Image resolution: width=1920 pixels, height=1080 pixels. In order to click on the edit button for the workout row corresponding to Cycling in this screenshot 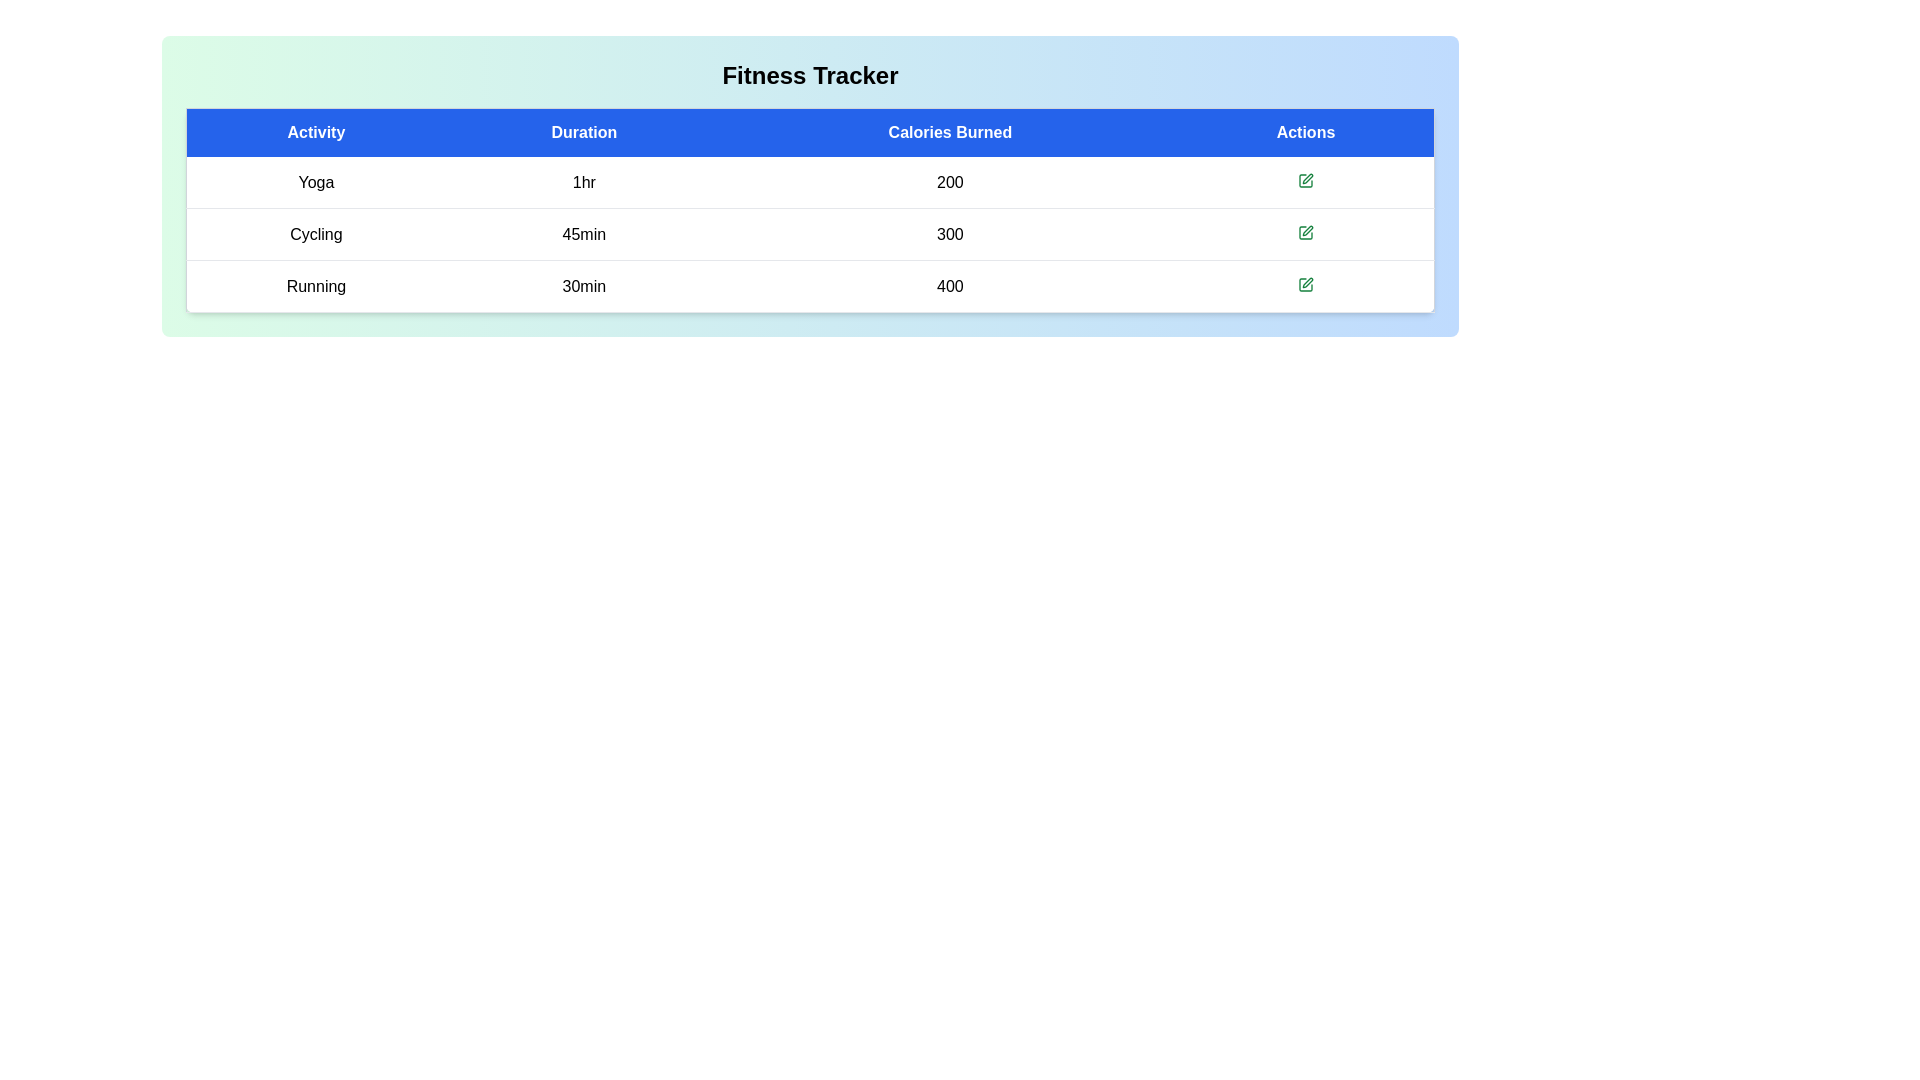, I will do `click(1305, 231)`.